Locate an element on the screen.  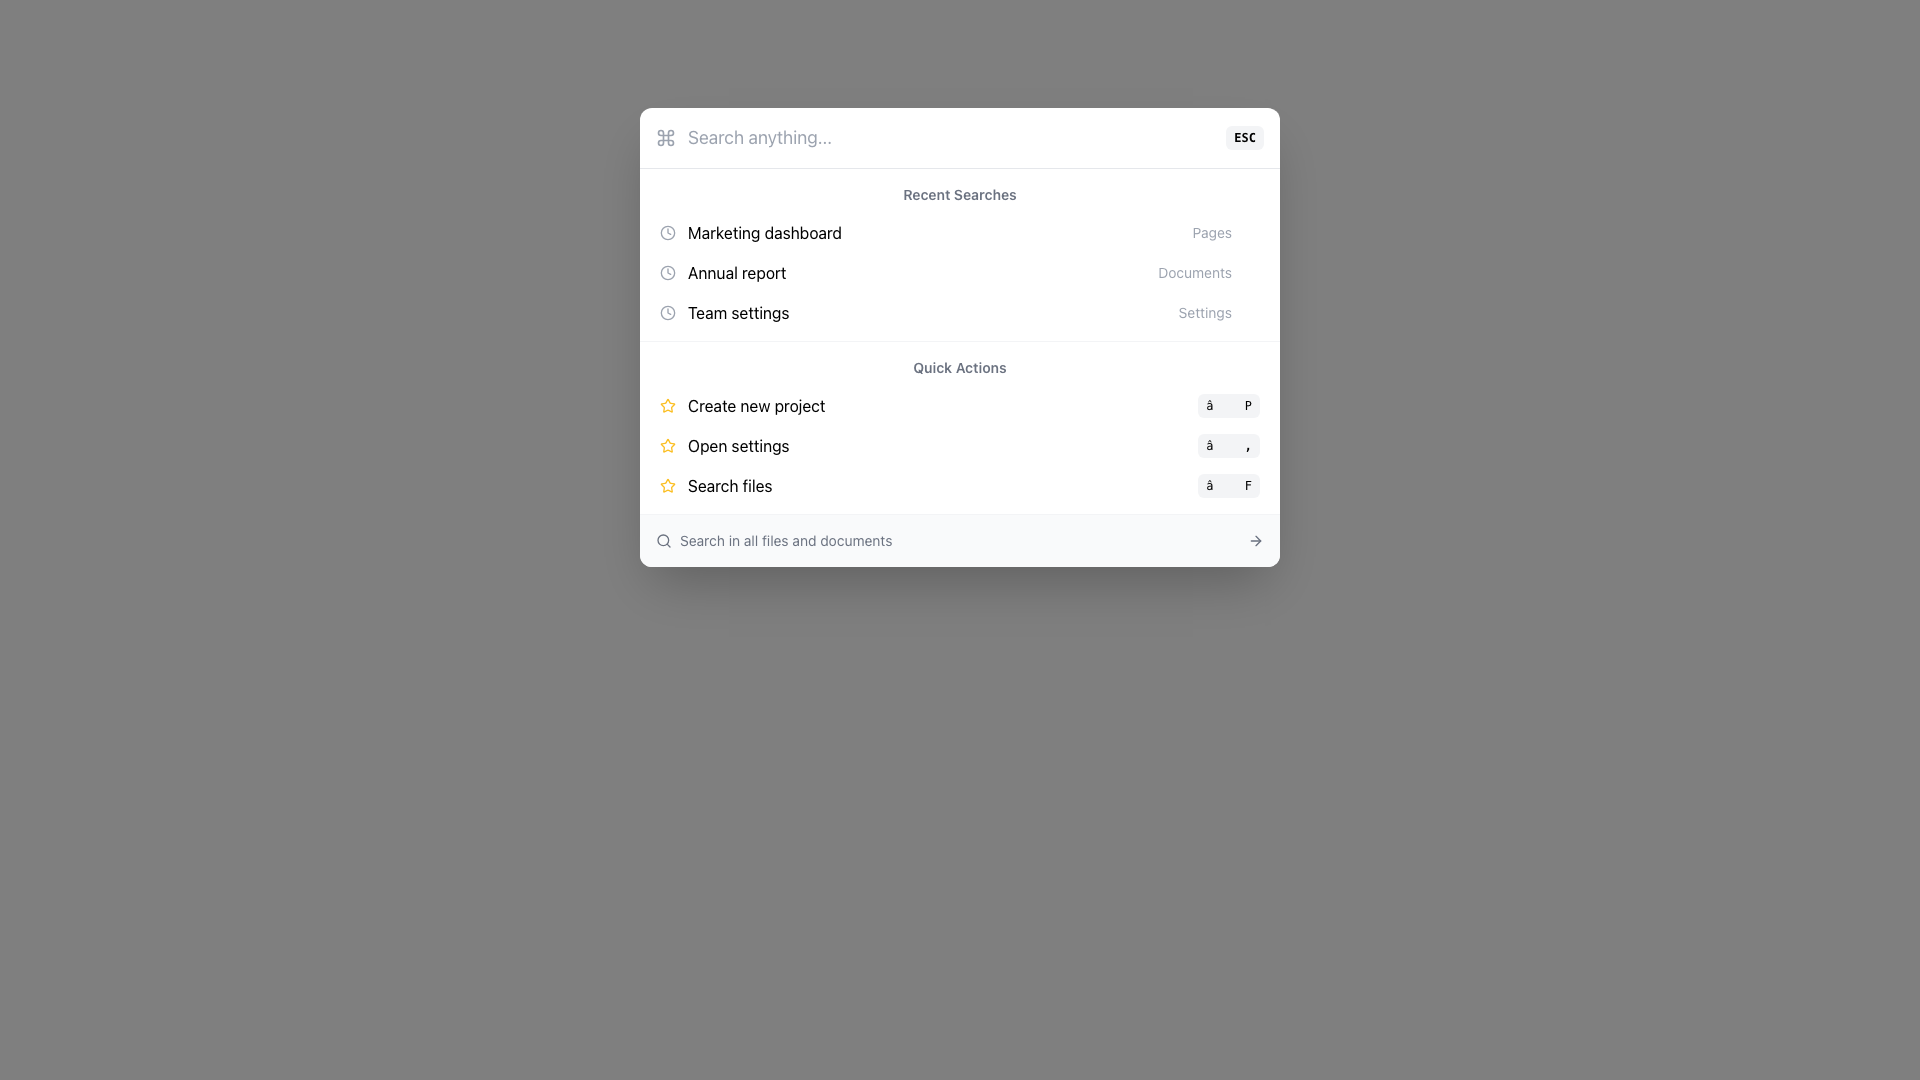
the Icon (Arrow) positioned at the far right of the interface panel, adjacent to the search input field, as it signifies navigation or progression is located at coordinates (1256, 540).